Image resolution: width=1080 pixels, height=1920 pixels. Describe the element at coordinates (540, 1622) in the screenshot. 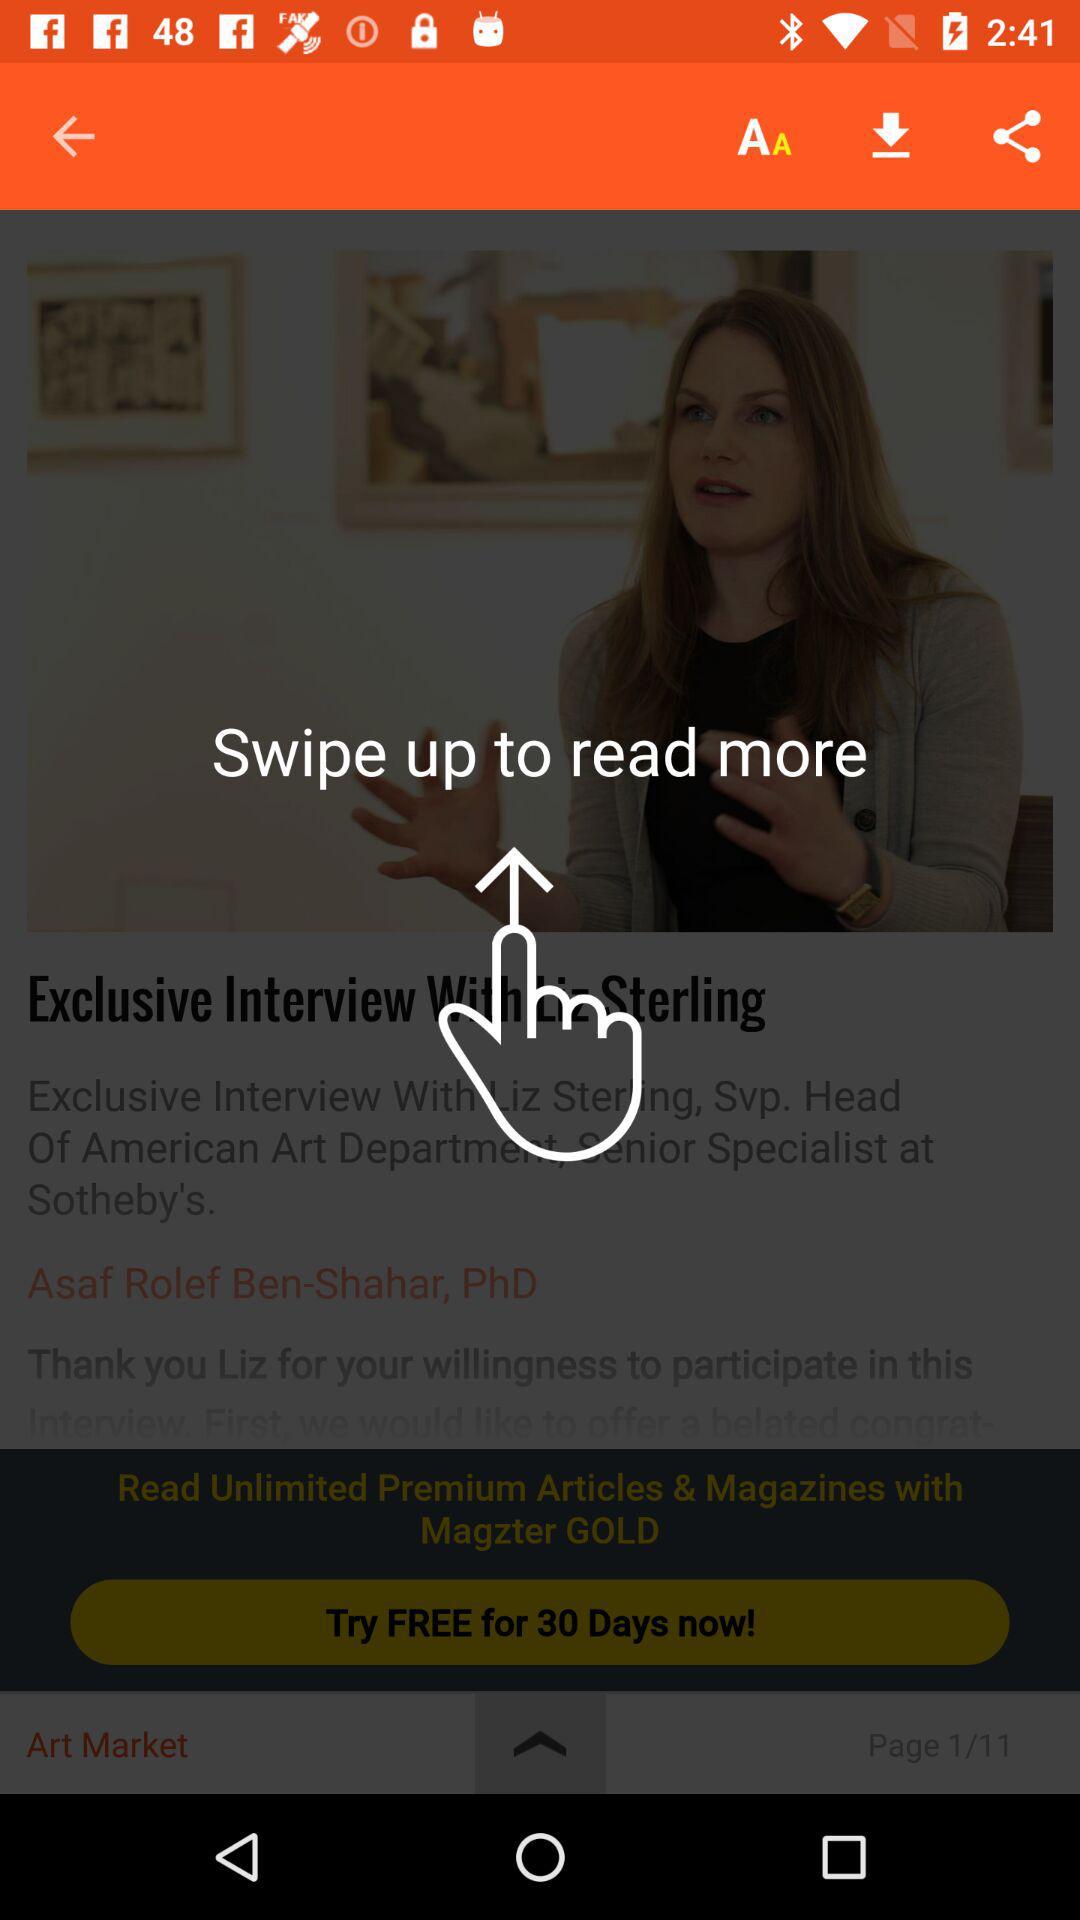

I see `the try free for icon` at that location.